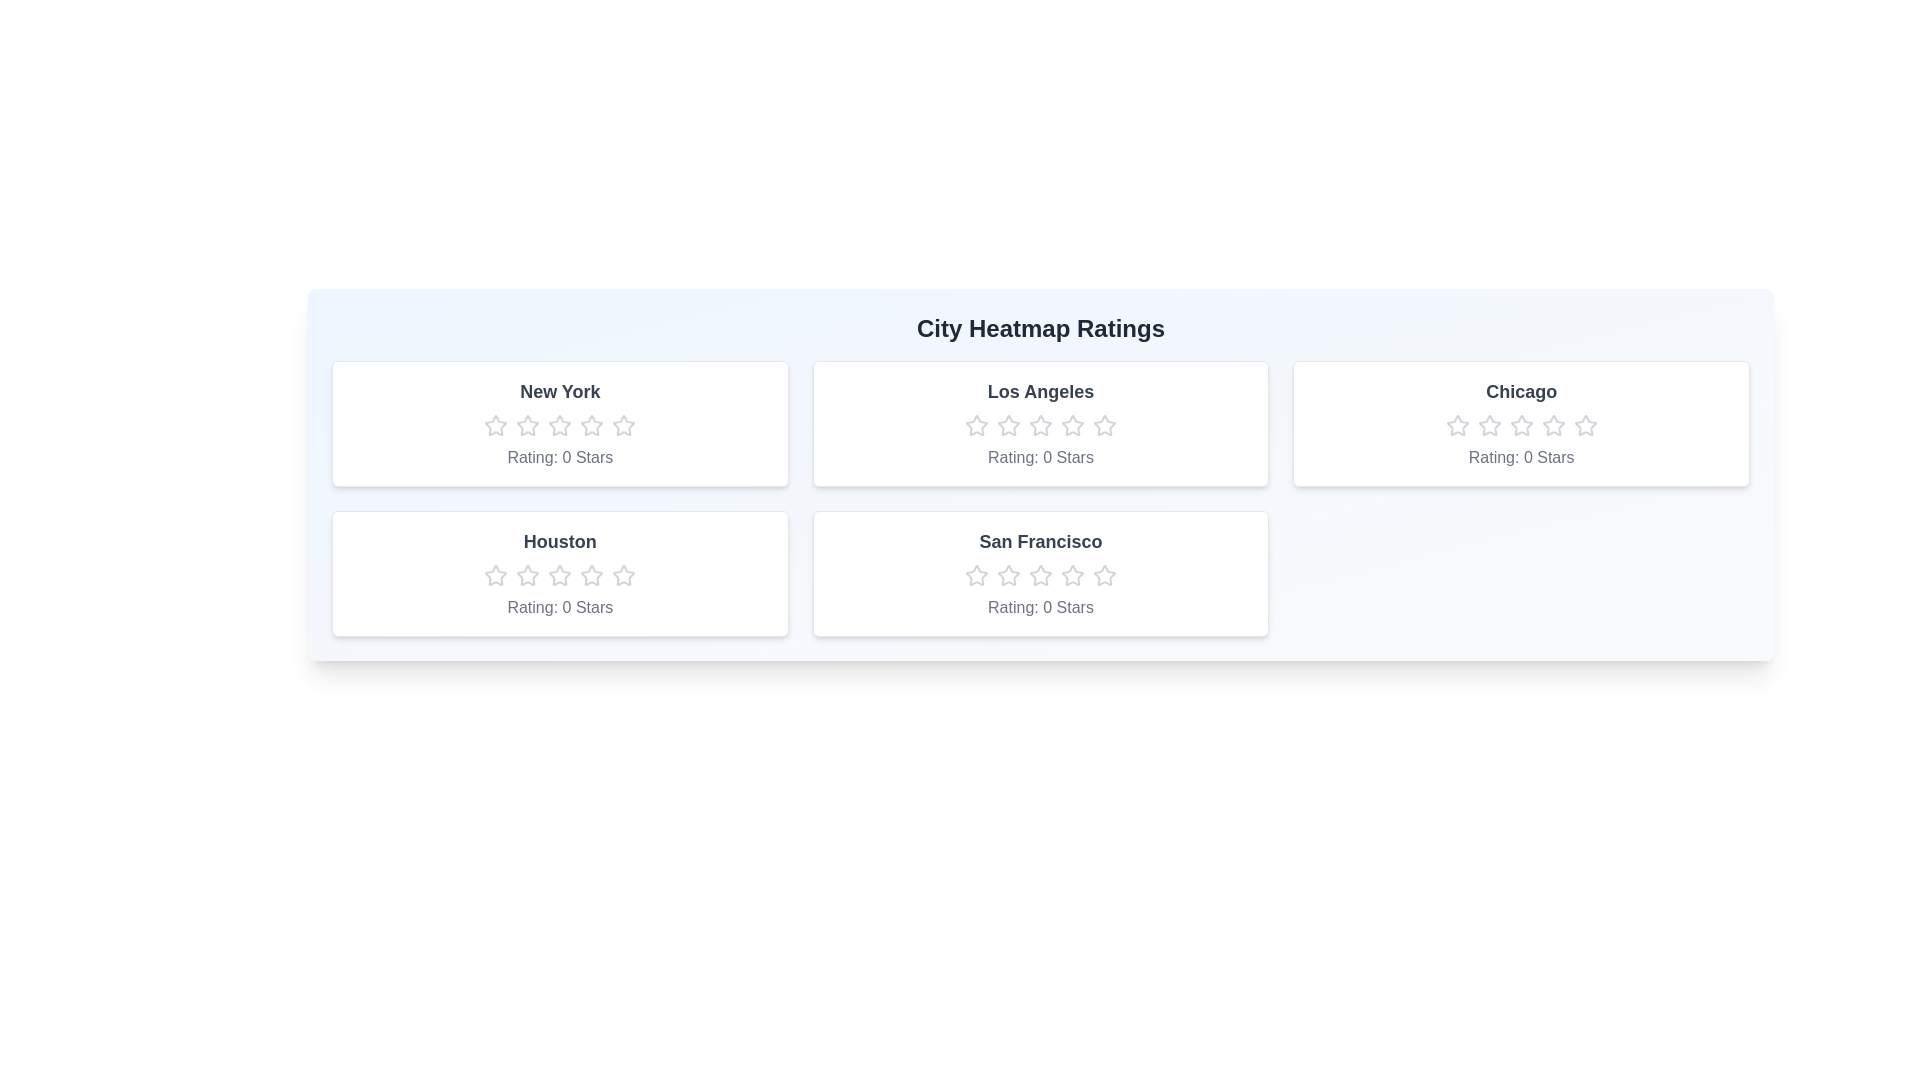 The width and height of the screenshot is (1920, 1080). I want to click on the San Francisco rating star number 2, so click(1008, 575).